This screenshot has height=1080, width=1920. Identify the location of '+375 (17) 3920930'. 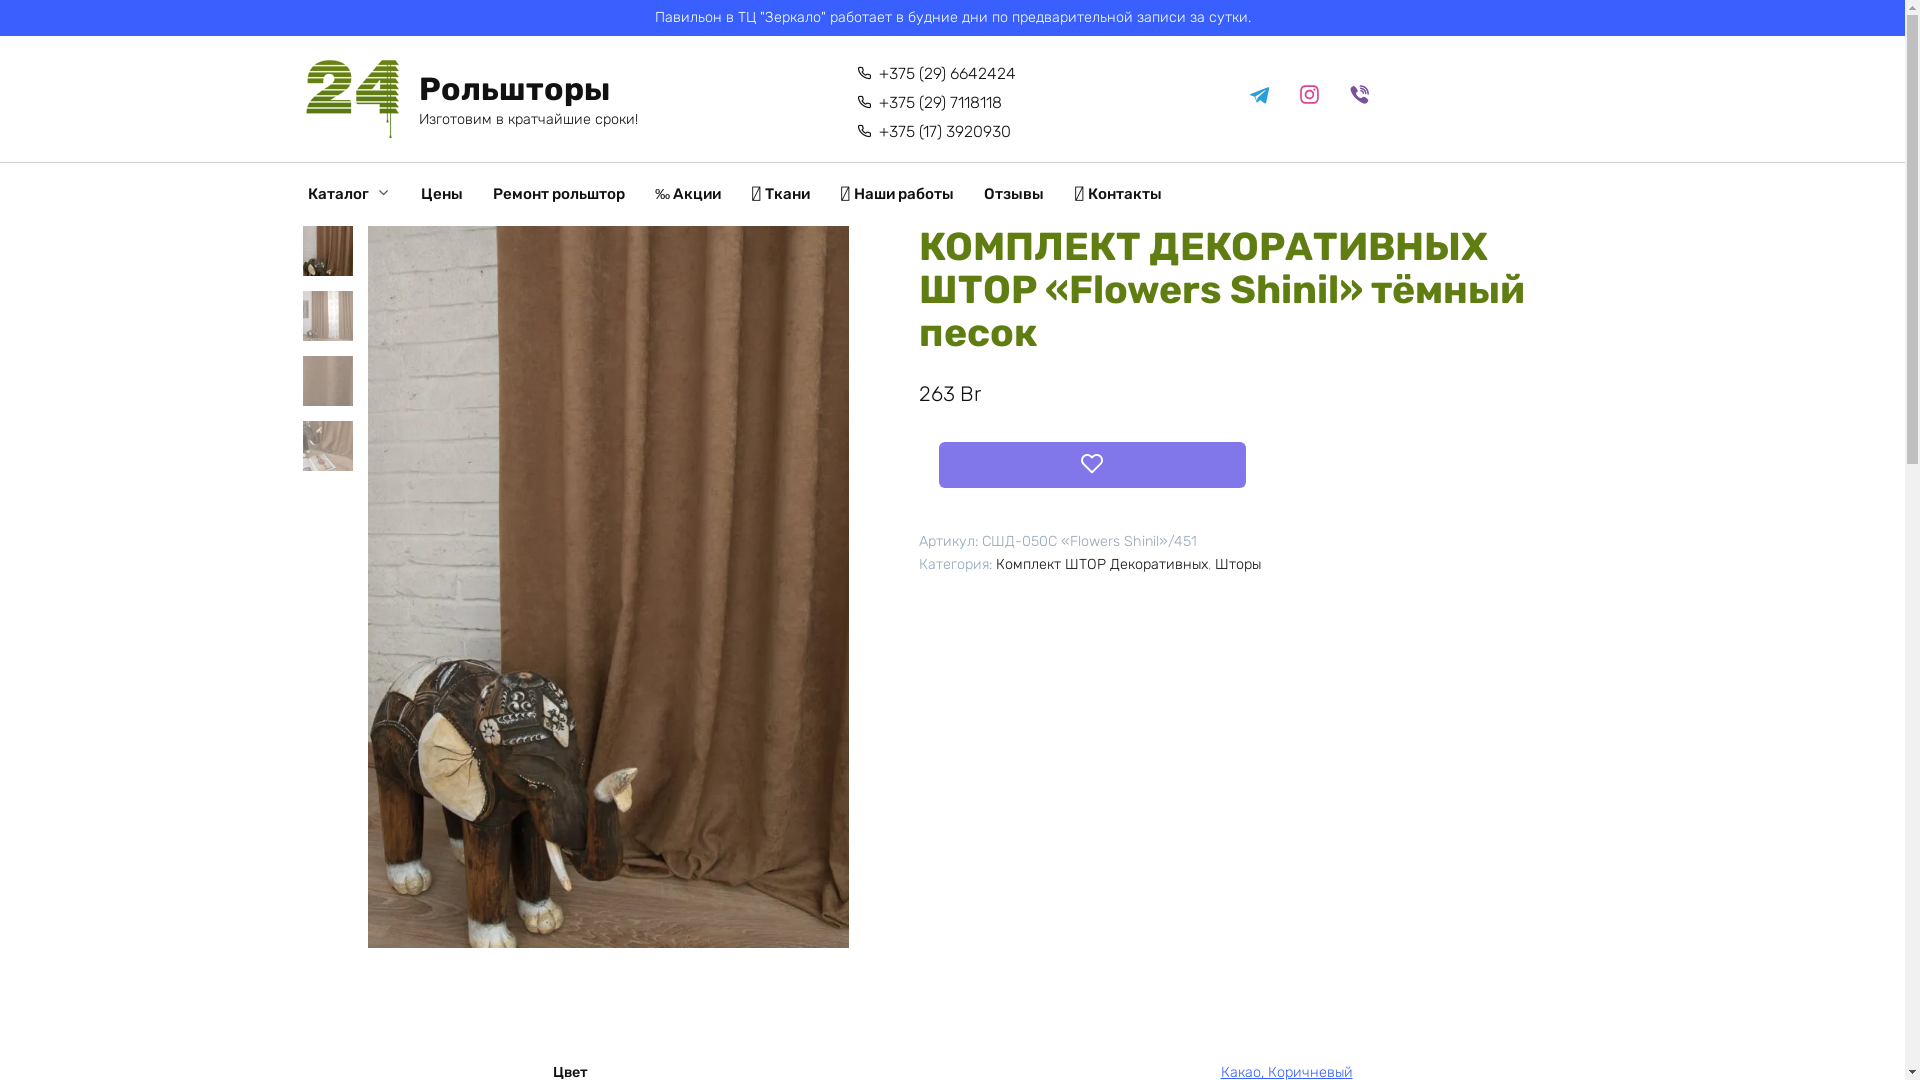
(857, 132).